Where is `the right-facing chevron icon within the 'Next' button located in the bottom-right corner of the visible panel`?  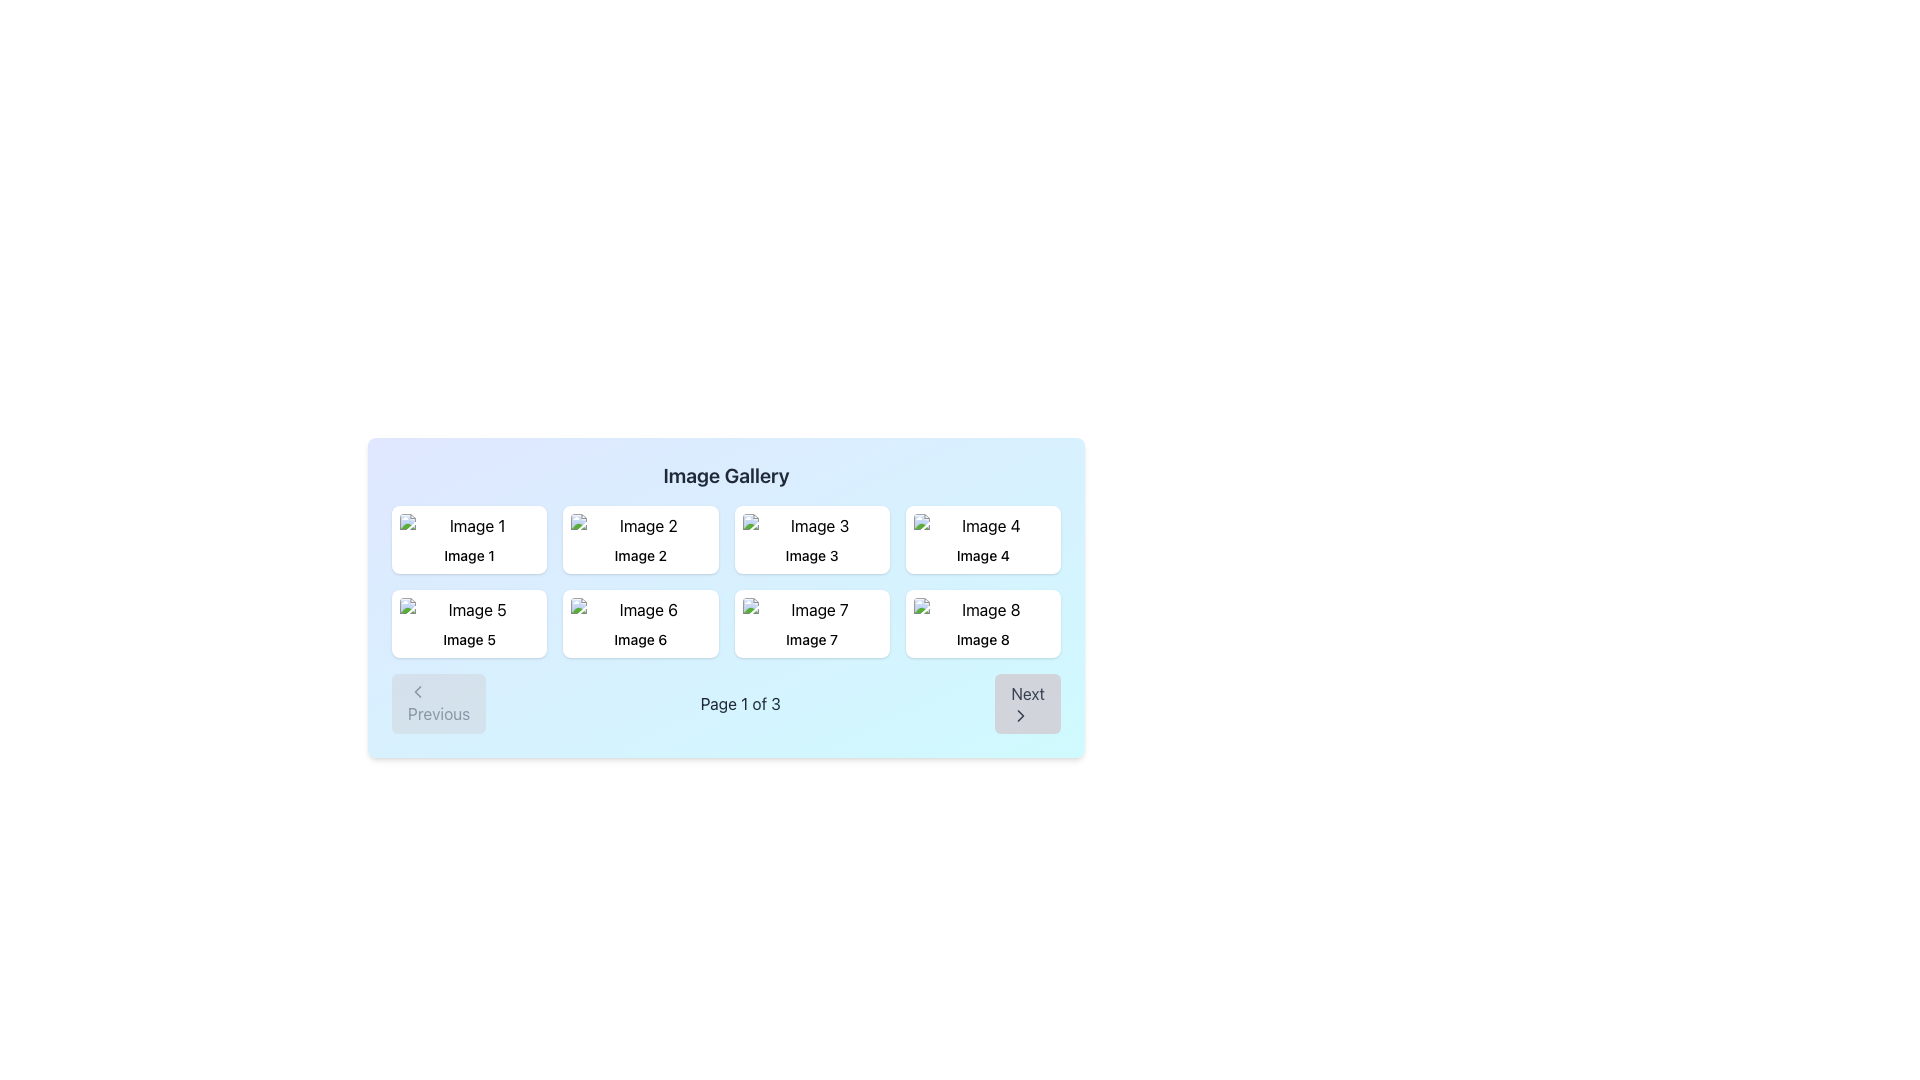
the right-facing chevron icon within the 'Next' button located in the bottom-right corner of the visible panel is located at coordinates (1021, 715).